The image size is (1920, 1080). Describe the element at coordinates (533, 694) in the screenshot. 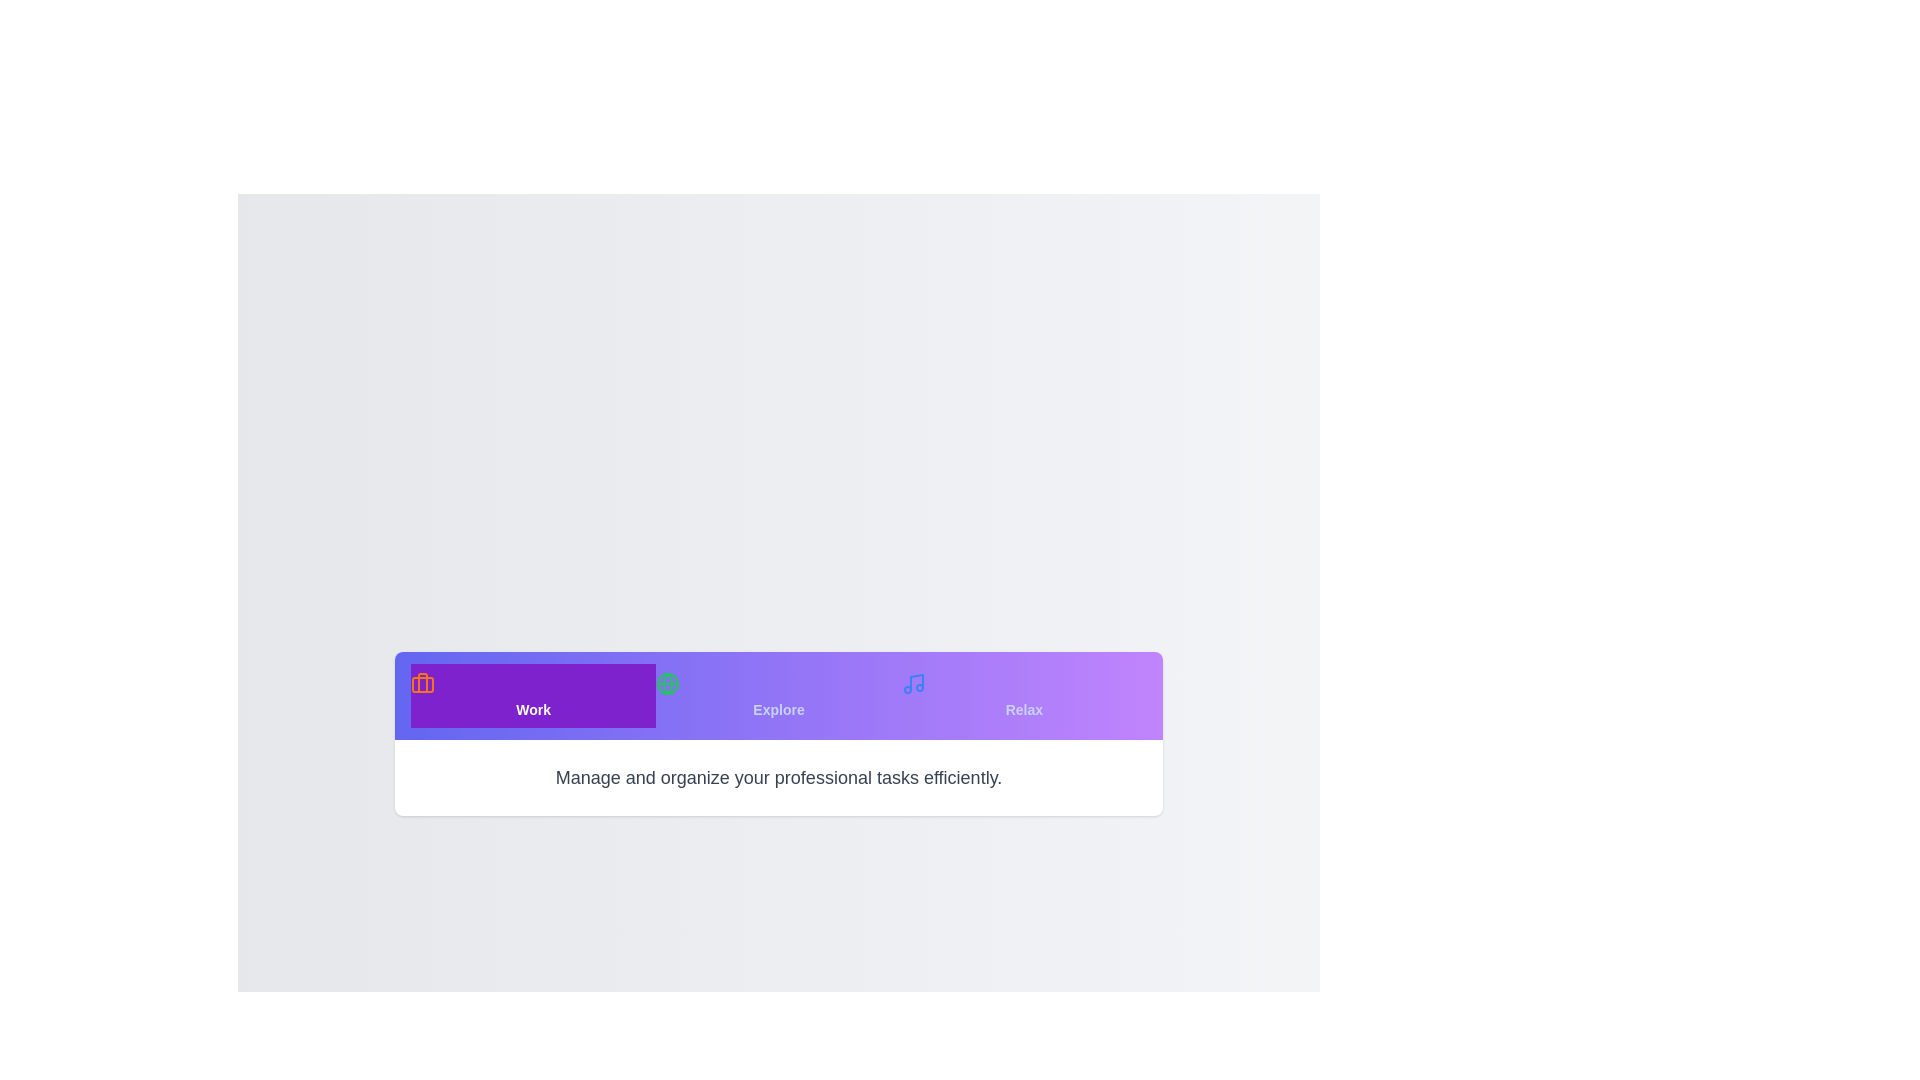

I see `the Work tab by clicking on its button` at that location.